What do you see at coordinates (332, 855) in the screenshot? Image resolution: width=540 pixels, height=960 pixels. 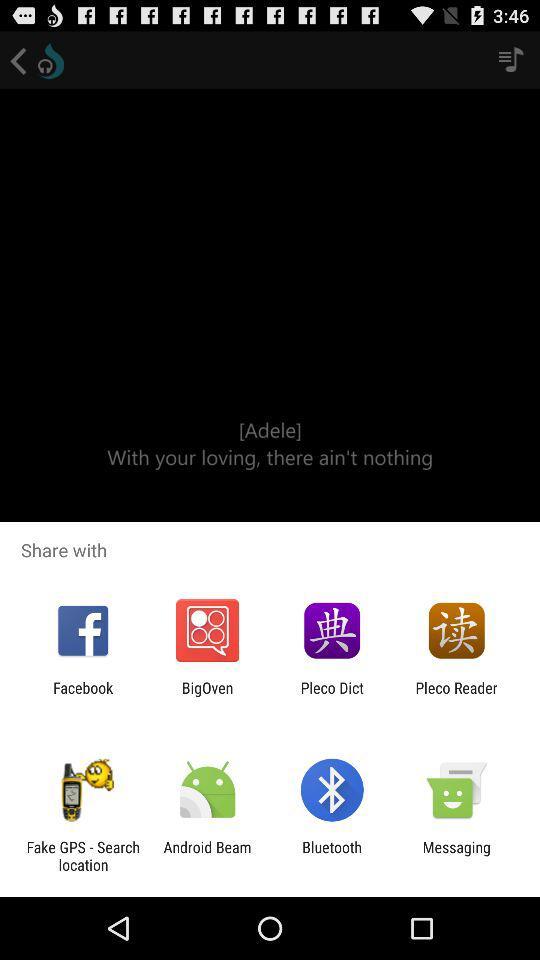 I see `bluetooth app` at bounding box center [332, 855].